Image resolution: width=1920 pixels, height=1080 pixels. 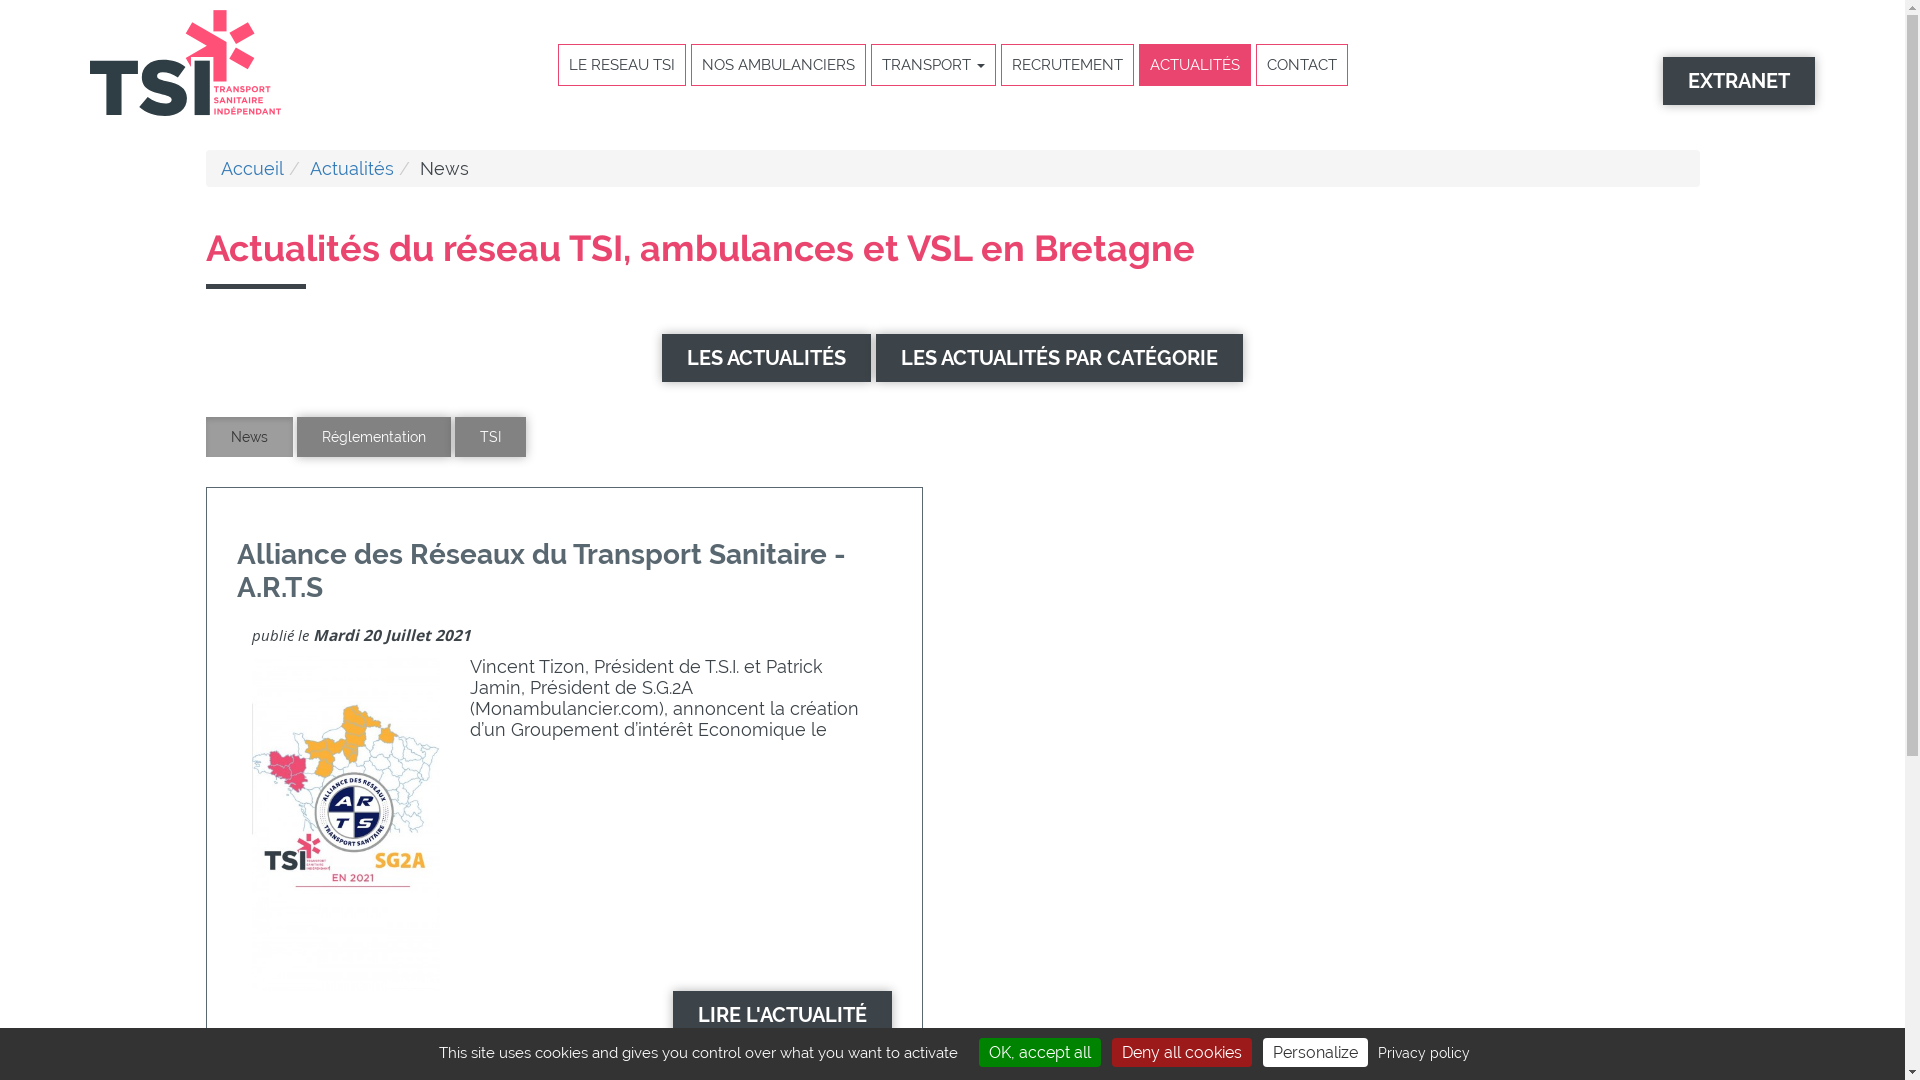 What do you see at coordinates (1315, 1051) in the screenshot?
I see `'Personalize'` at bounding box center [1315, 1051].